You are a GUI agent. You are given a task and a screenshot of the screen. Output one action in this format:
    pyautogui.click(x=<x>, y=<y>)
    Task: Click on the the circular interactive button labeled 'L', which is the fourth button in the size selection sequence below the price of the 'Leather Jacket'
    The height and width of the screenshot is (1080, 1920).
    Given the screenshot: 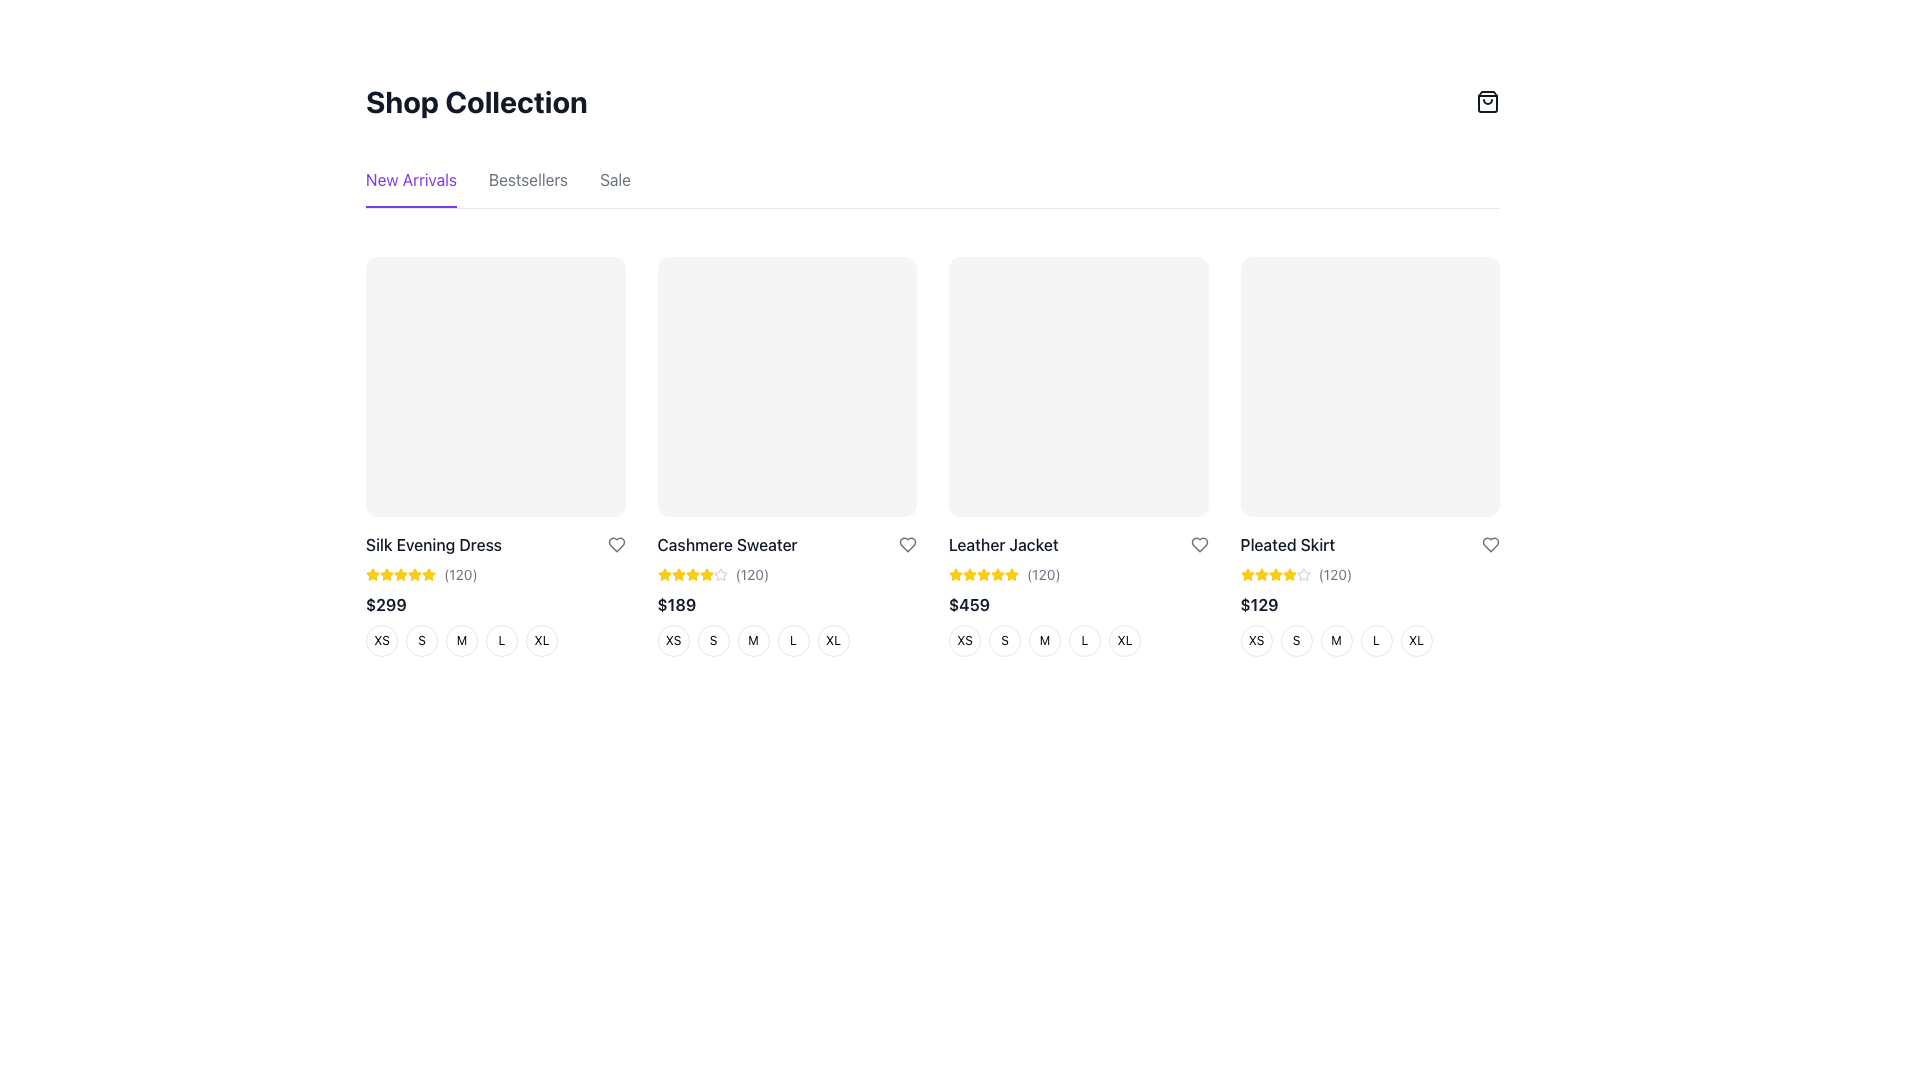 What is the action you would take?
    pyautogui.click(x=1077, y=640)
    